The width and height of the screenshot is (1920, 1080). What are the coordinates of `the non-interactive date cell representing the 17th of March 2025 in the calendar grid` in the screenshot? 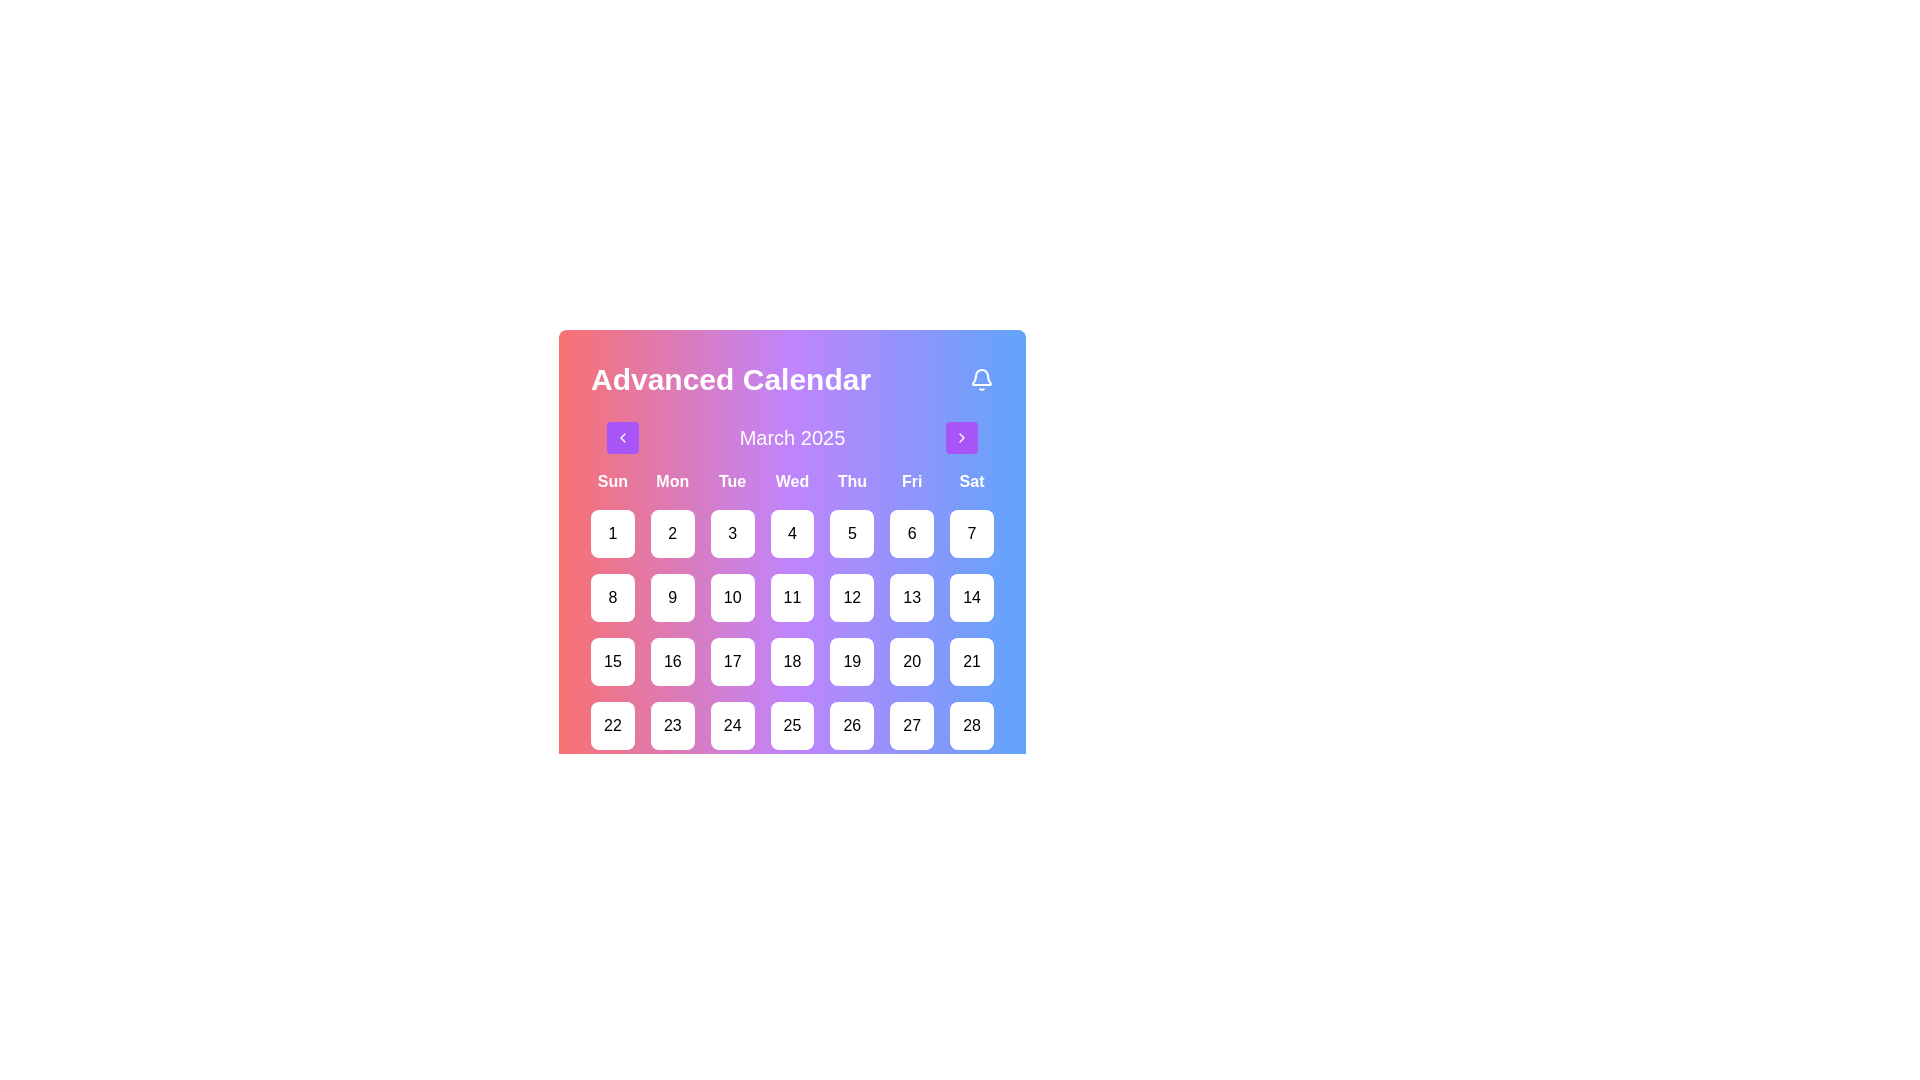 It's located at (731, 662).